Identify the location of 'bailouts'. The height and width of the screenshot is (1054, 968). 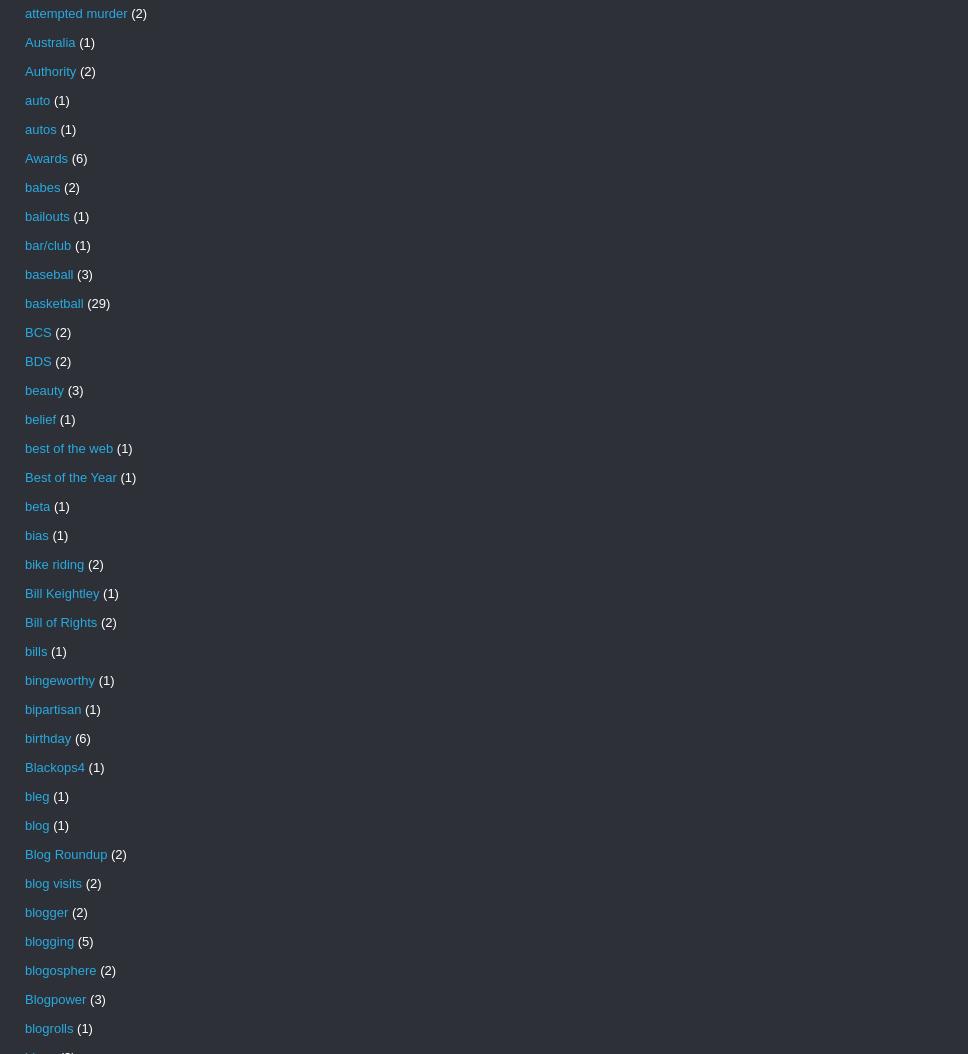
(24, 216).